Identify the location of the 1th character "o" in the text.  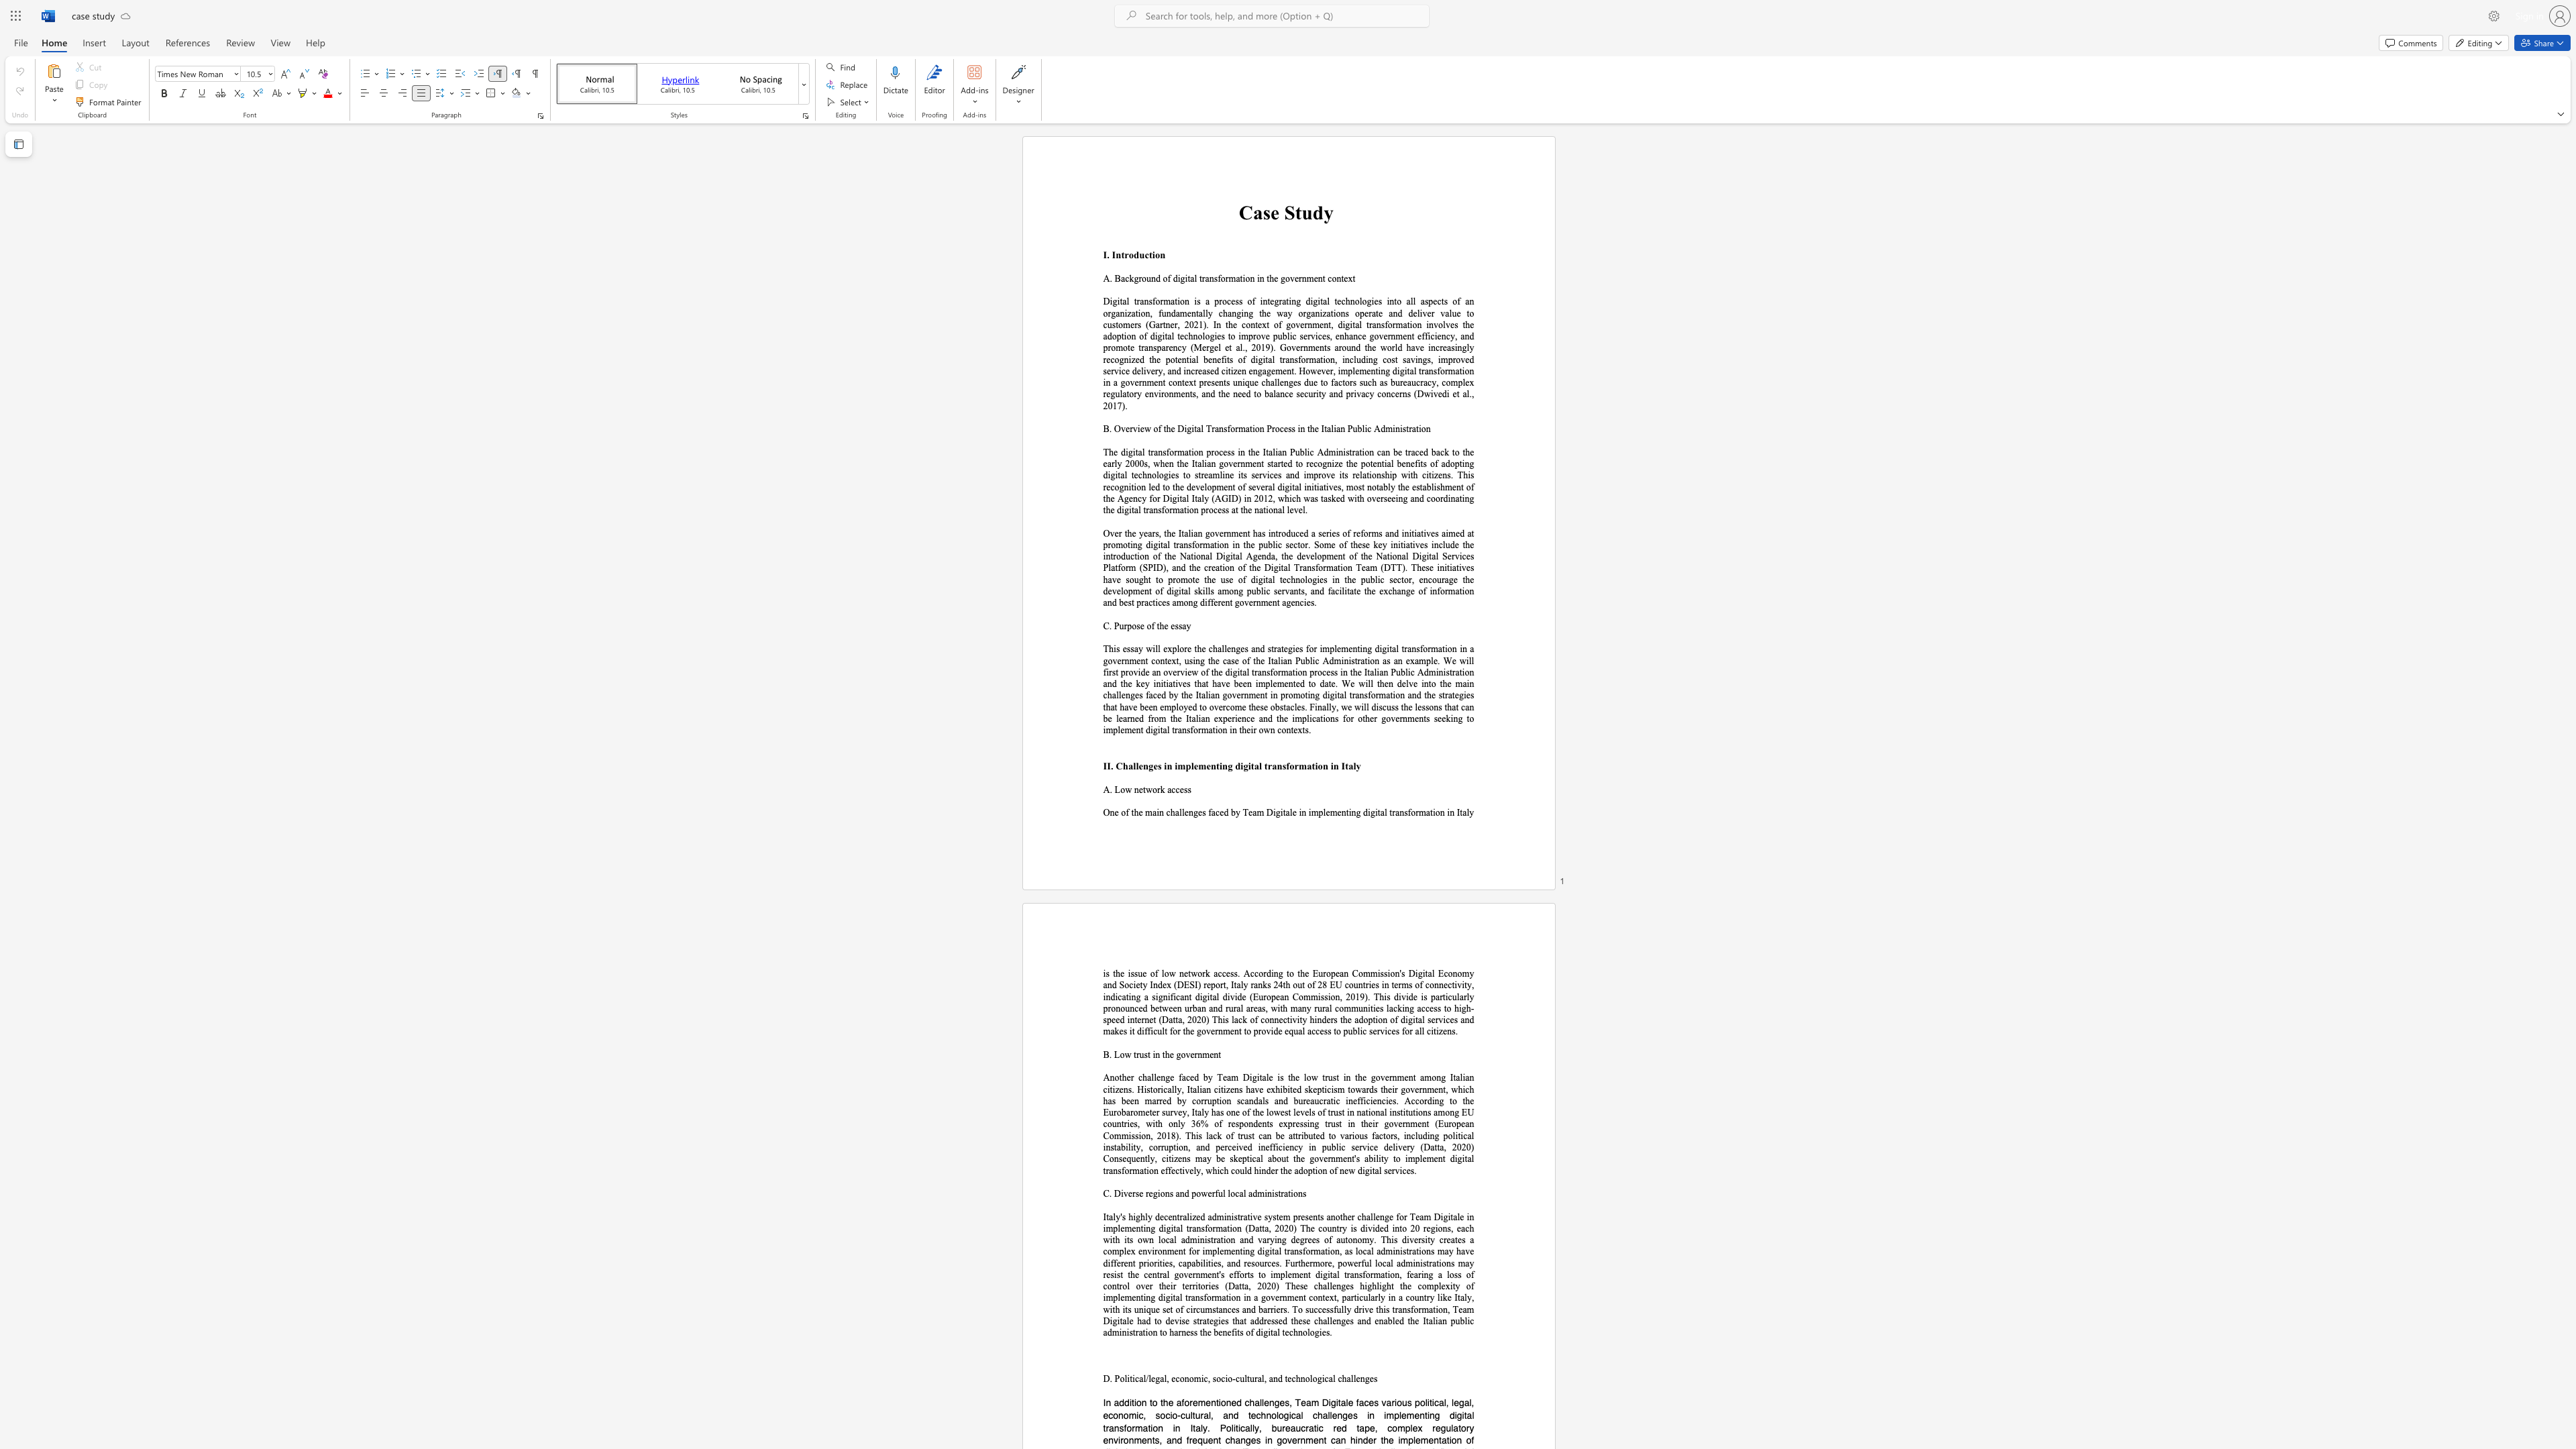
(1191, 509).